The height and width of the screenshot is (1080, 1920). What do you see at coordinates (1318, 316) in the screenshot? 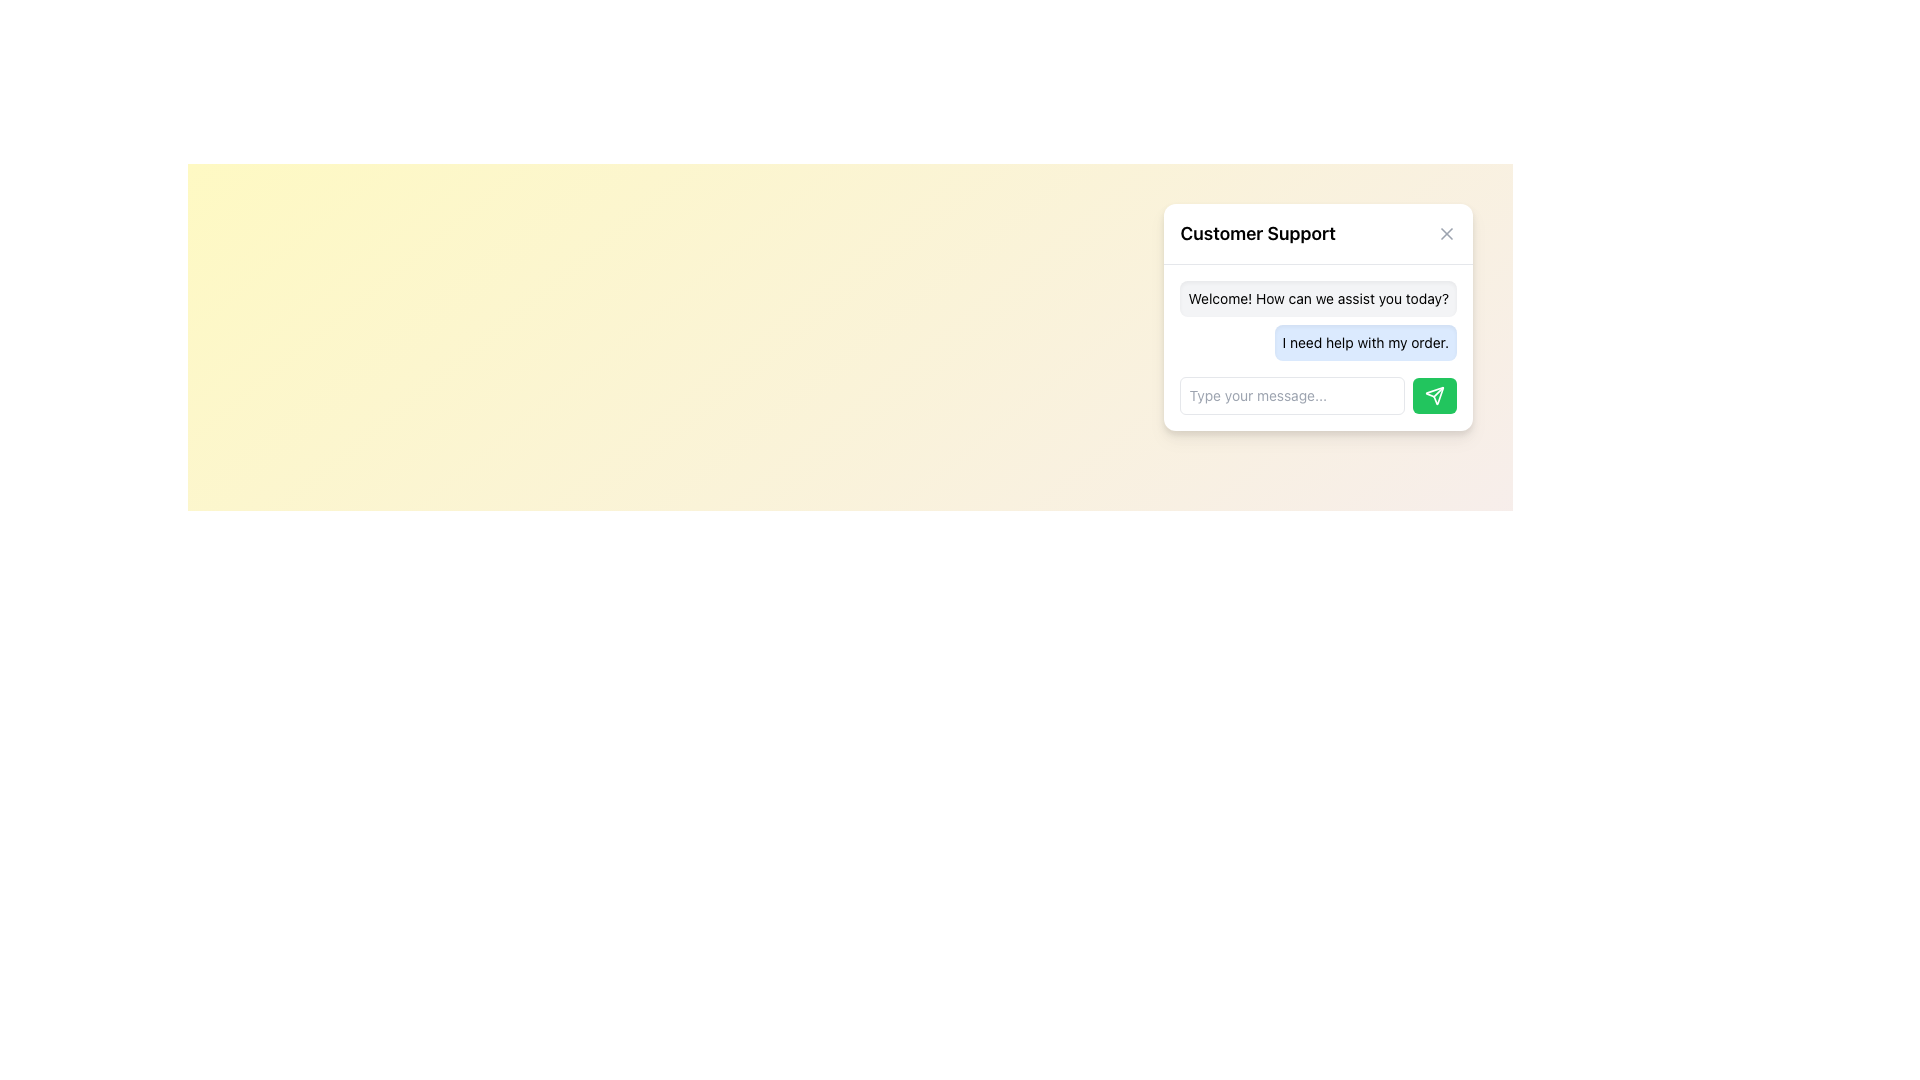
I see `the chat message bubble displaying a user query in the Customer Support interface, located in the top-right corner below the title` at bounding box center [1318, 316].